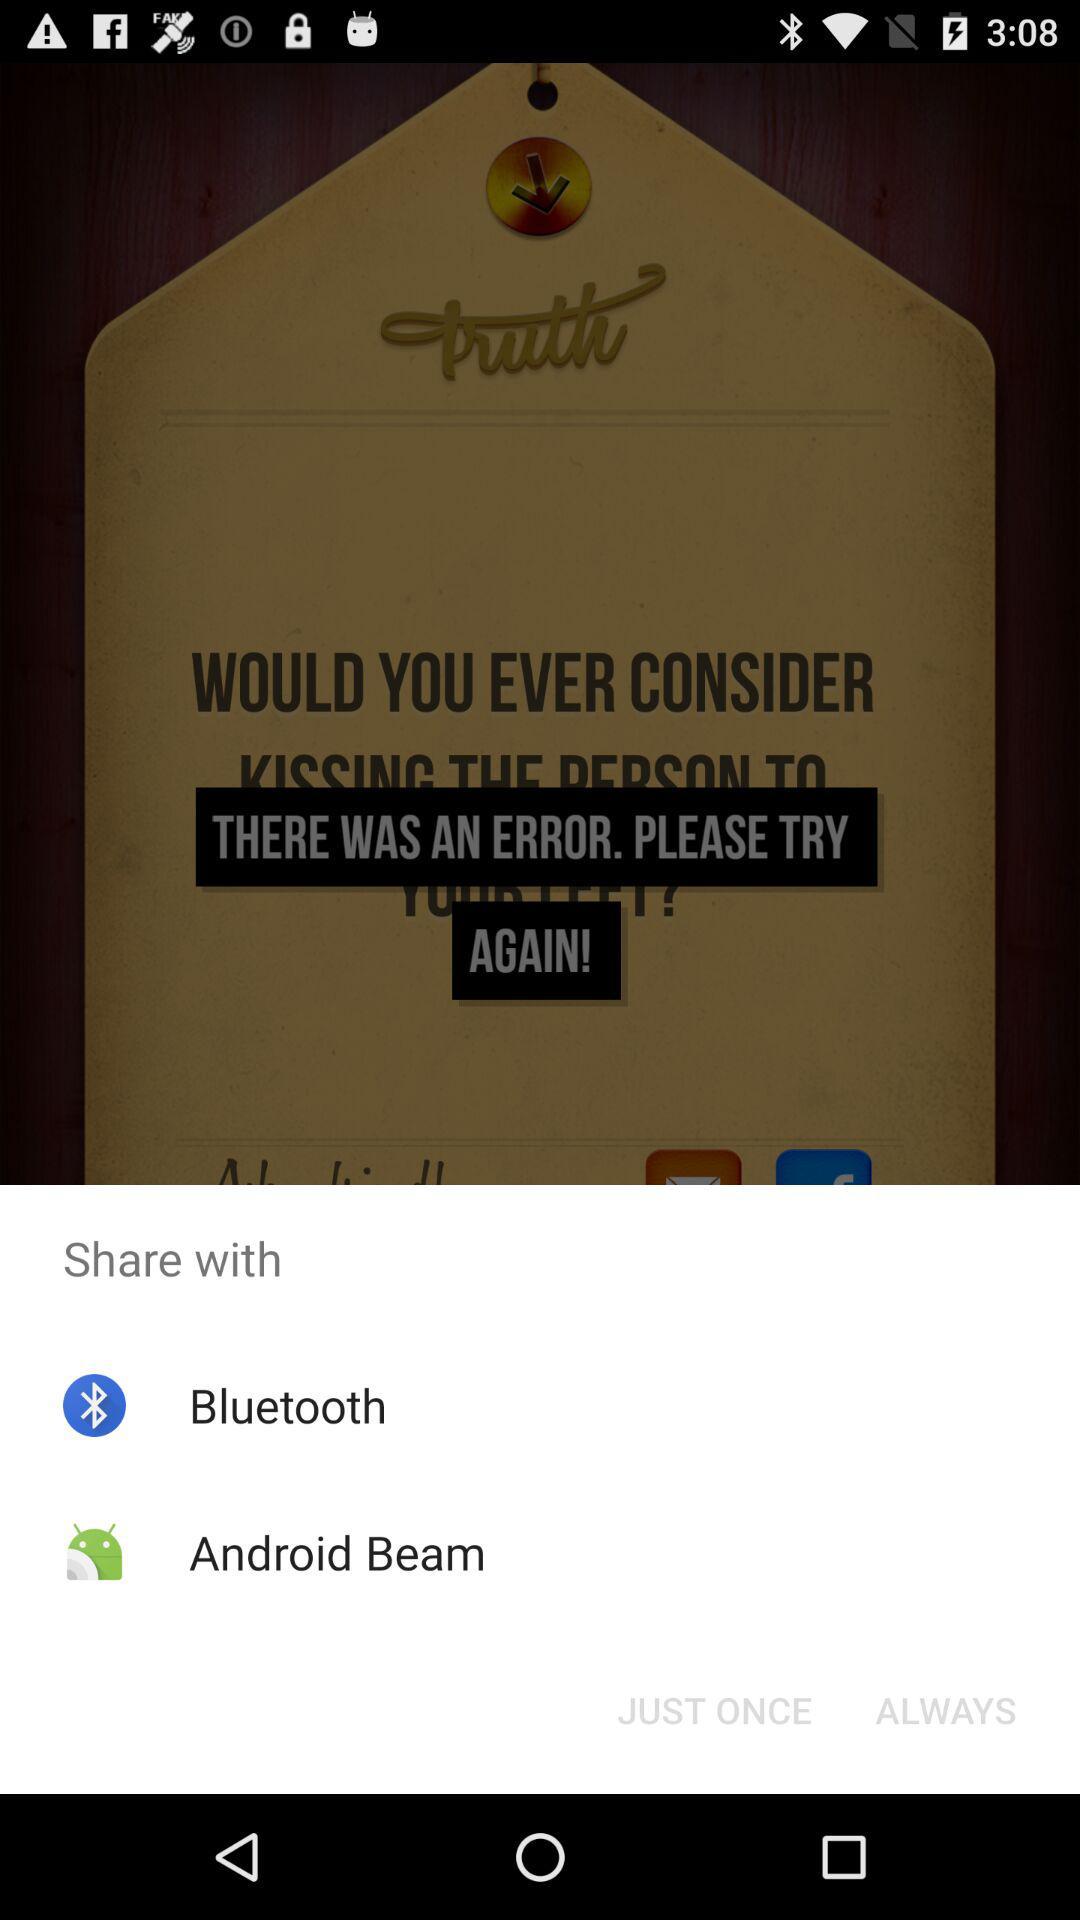  I want to click on the item to the right of the just once button, so click(945, 1708).